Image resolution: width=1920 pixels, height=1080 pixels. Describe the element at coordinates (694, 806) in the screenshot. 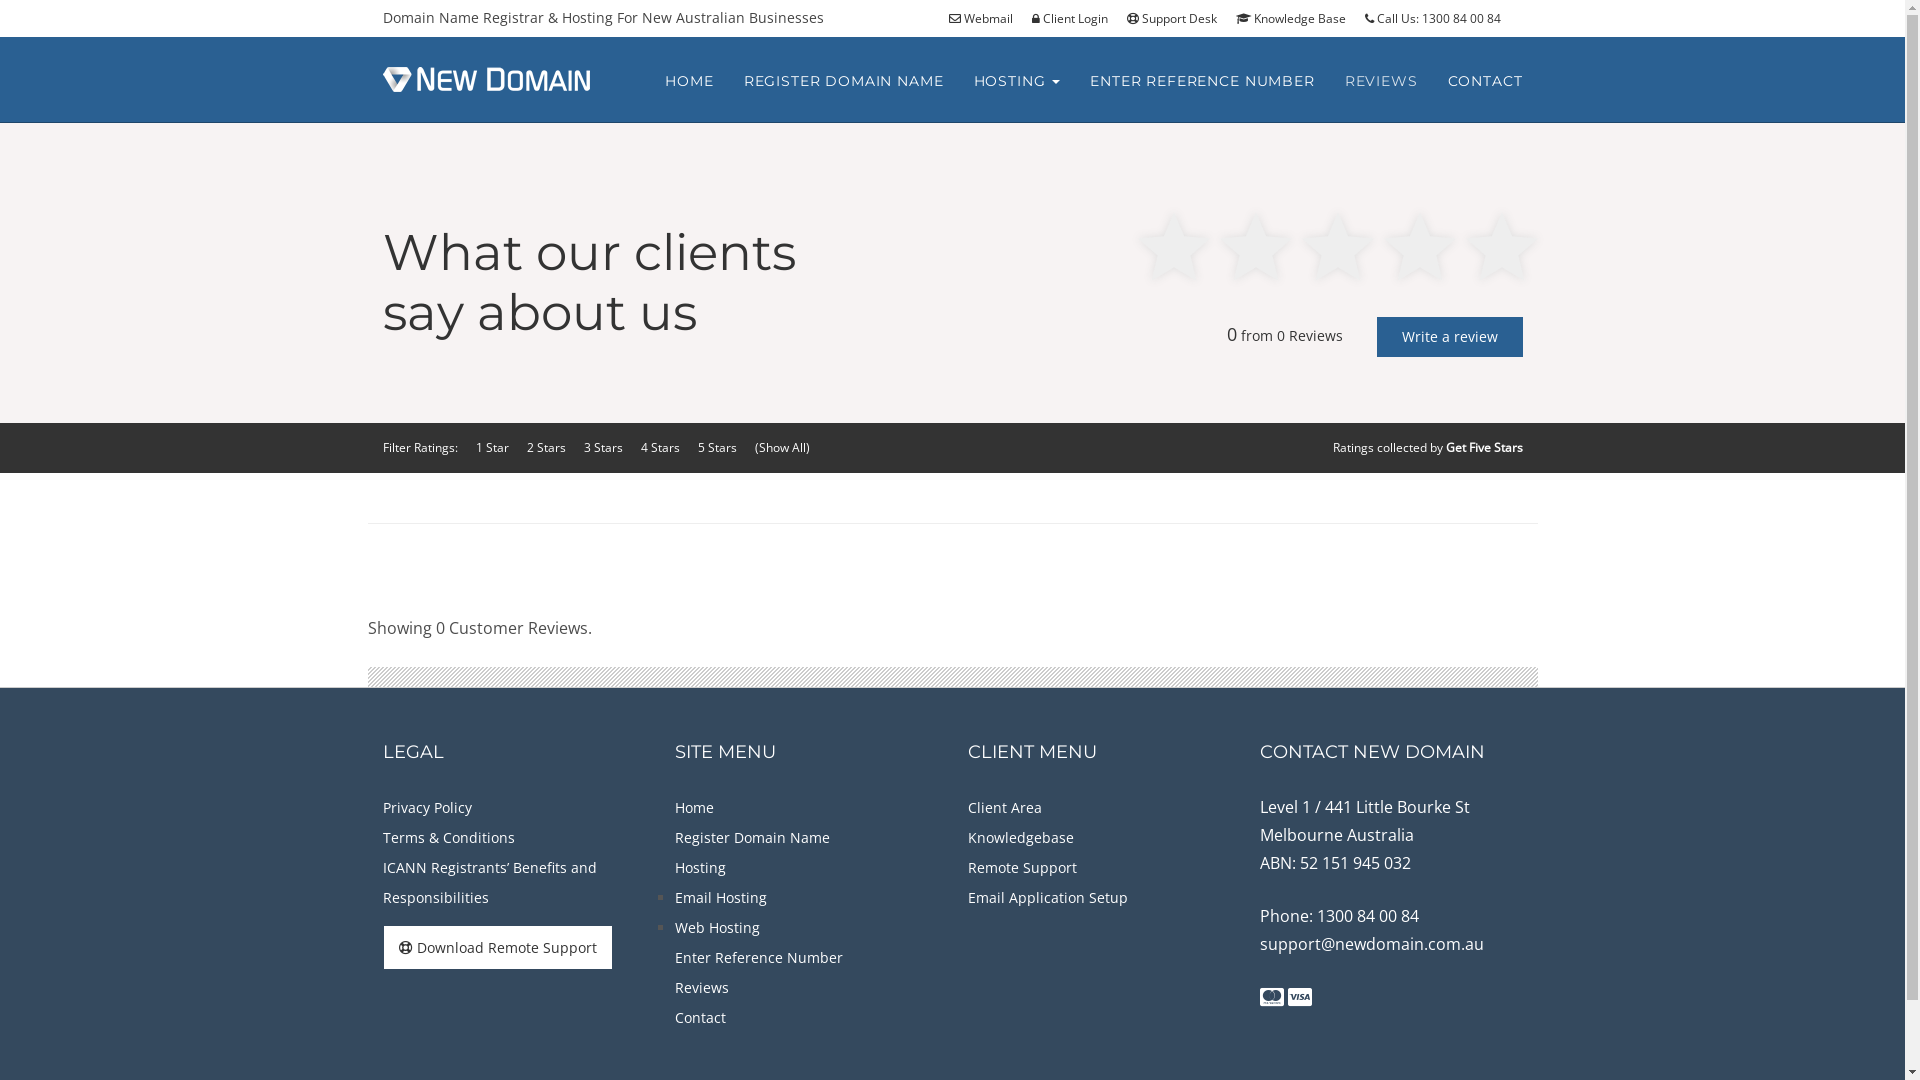

I see `'Home'` at that location.